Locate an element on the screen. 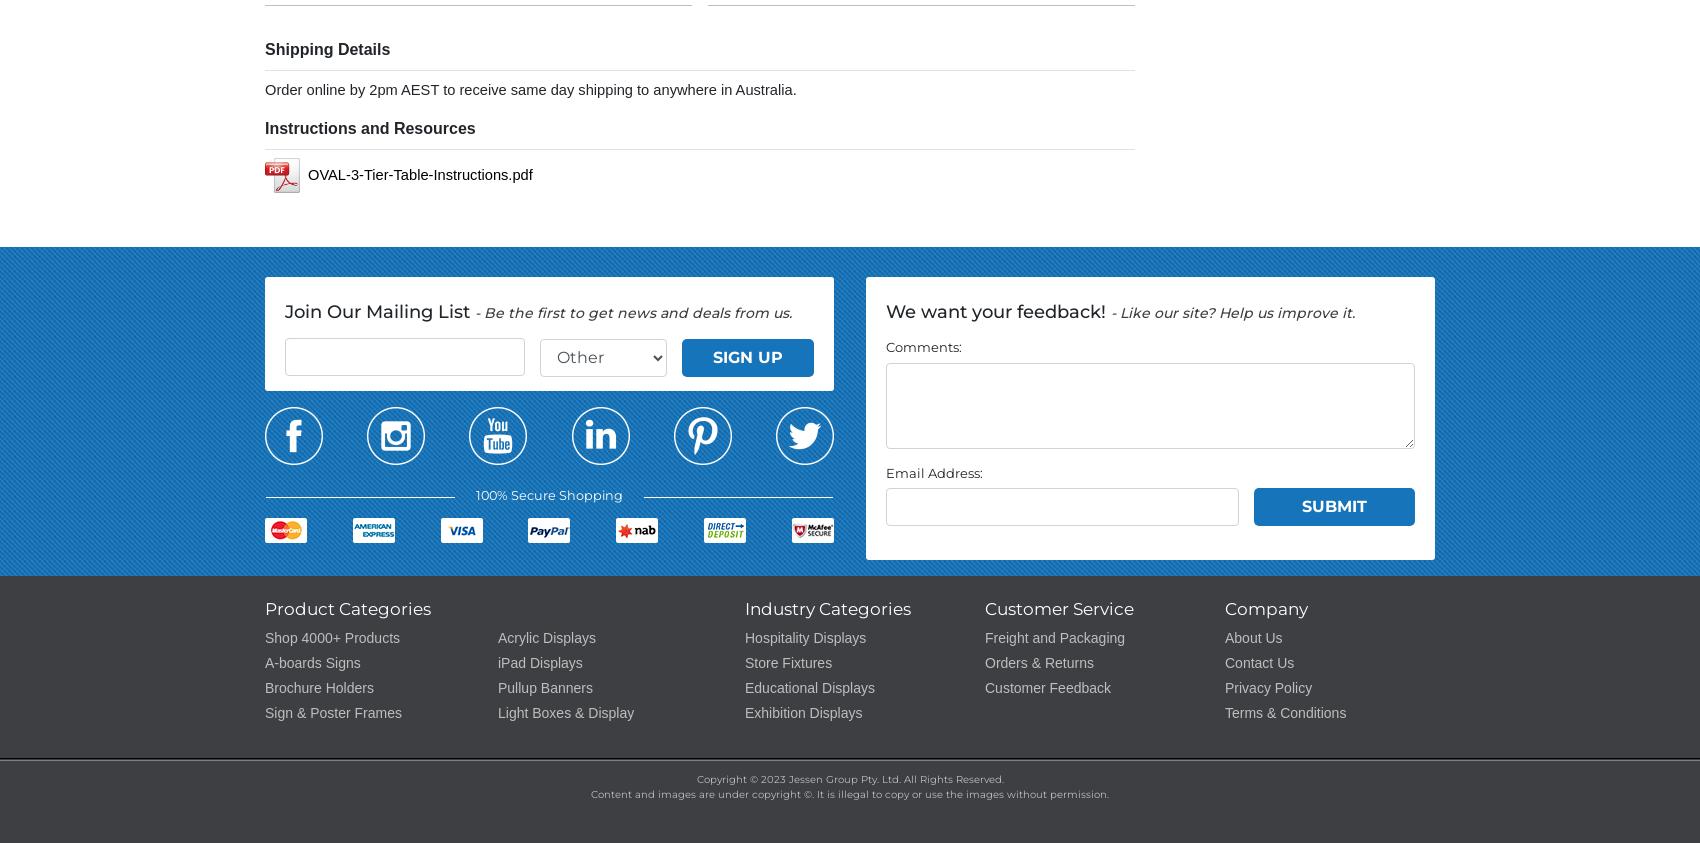 Image resolution: width=1700 pixels, height=843 pixels. 'iPad Displays' is located at coordinates (497, 662).